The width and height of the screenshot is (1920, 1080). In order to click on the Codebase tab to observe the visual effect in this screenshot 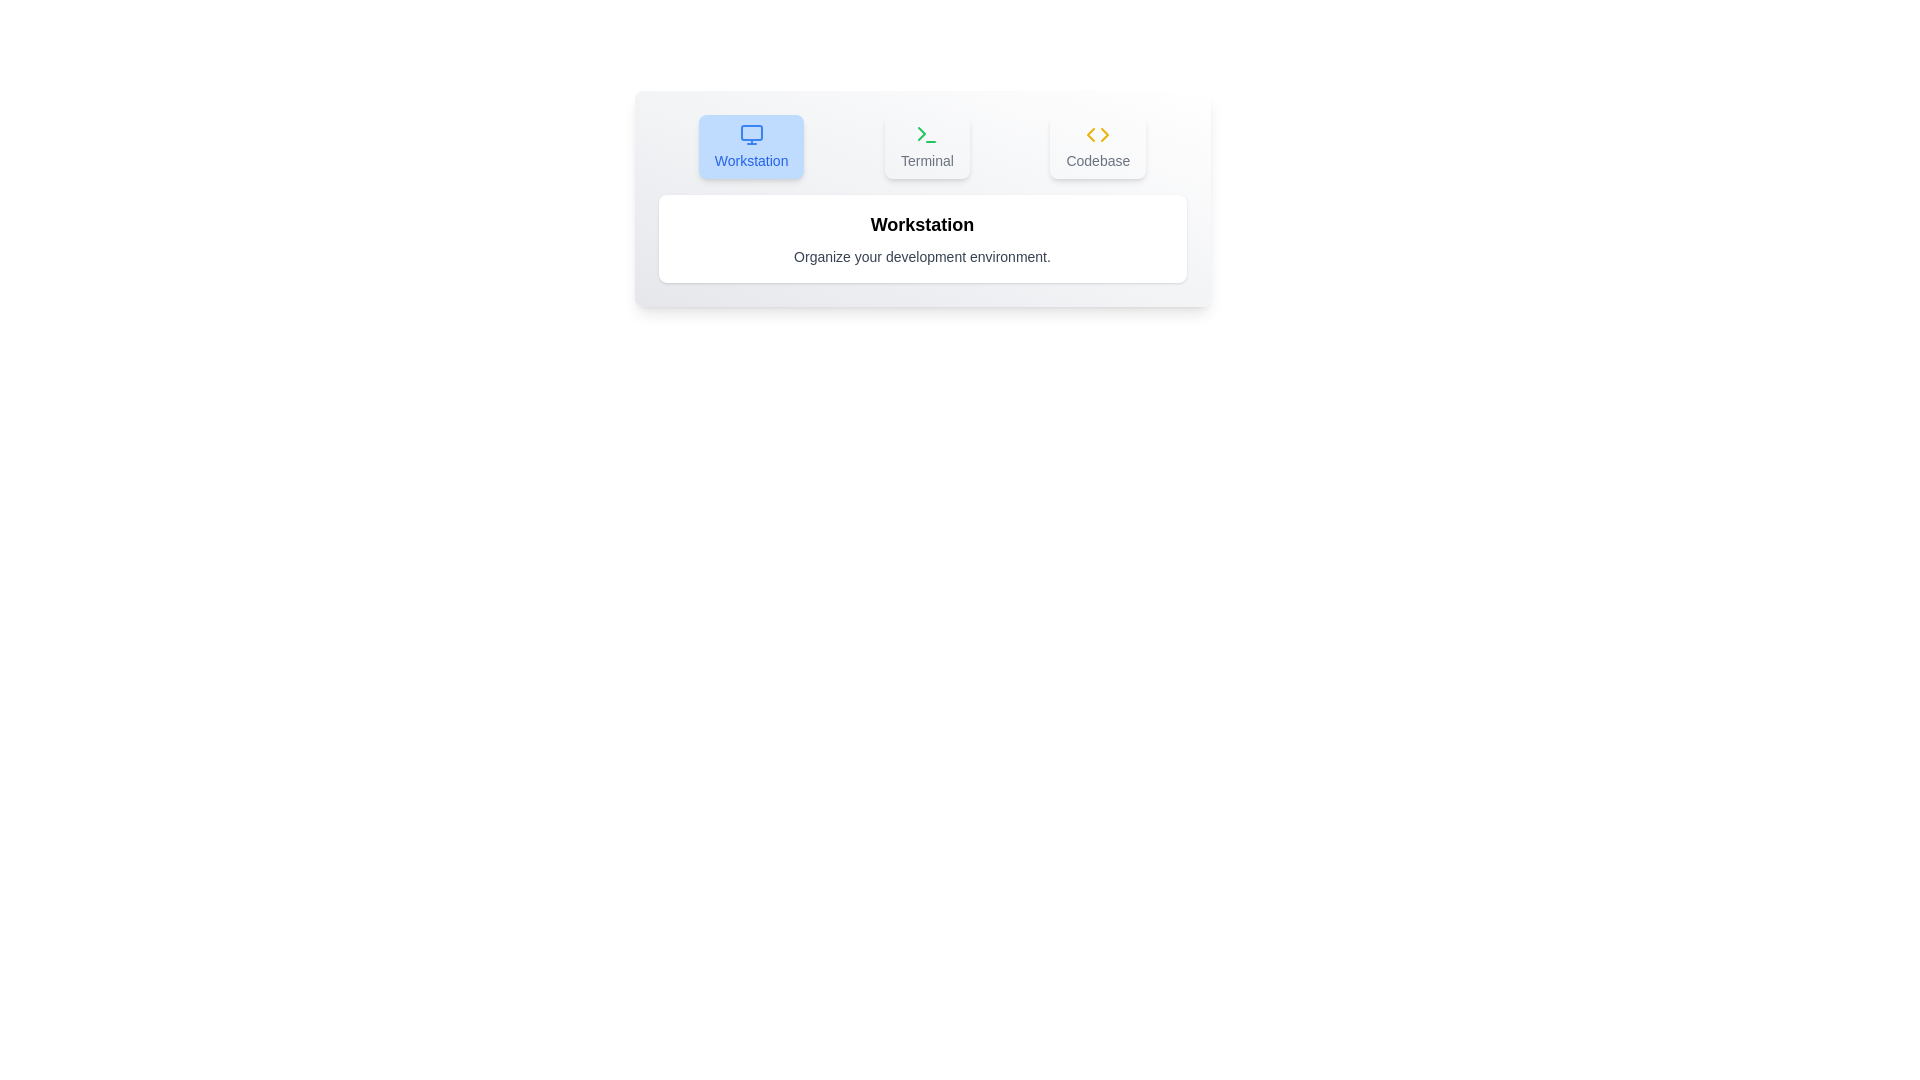, I will do `click(1097, 145)`.